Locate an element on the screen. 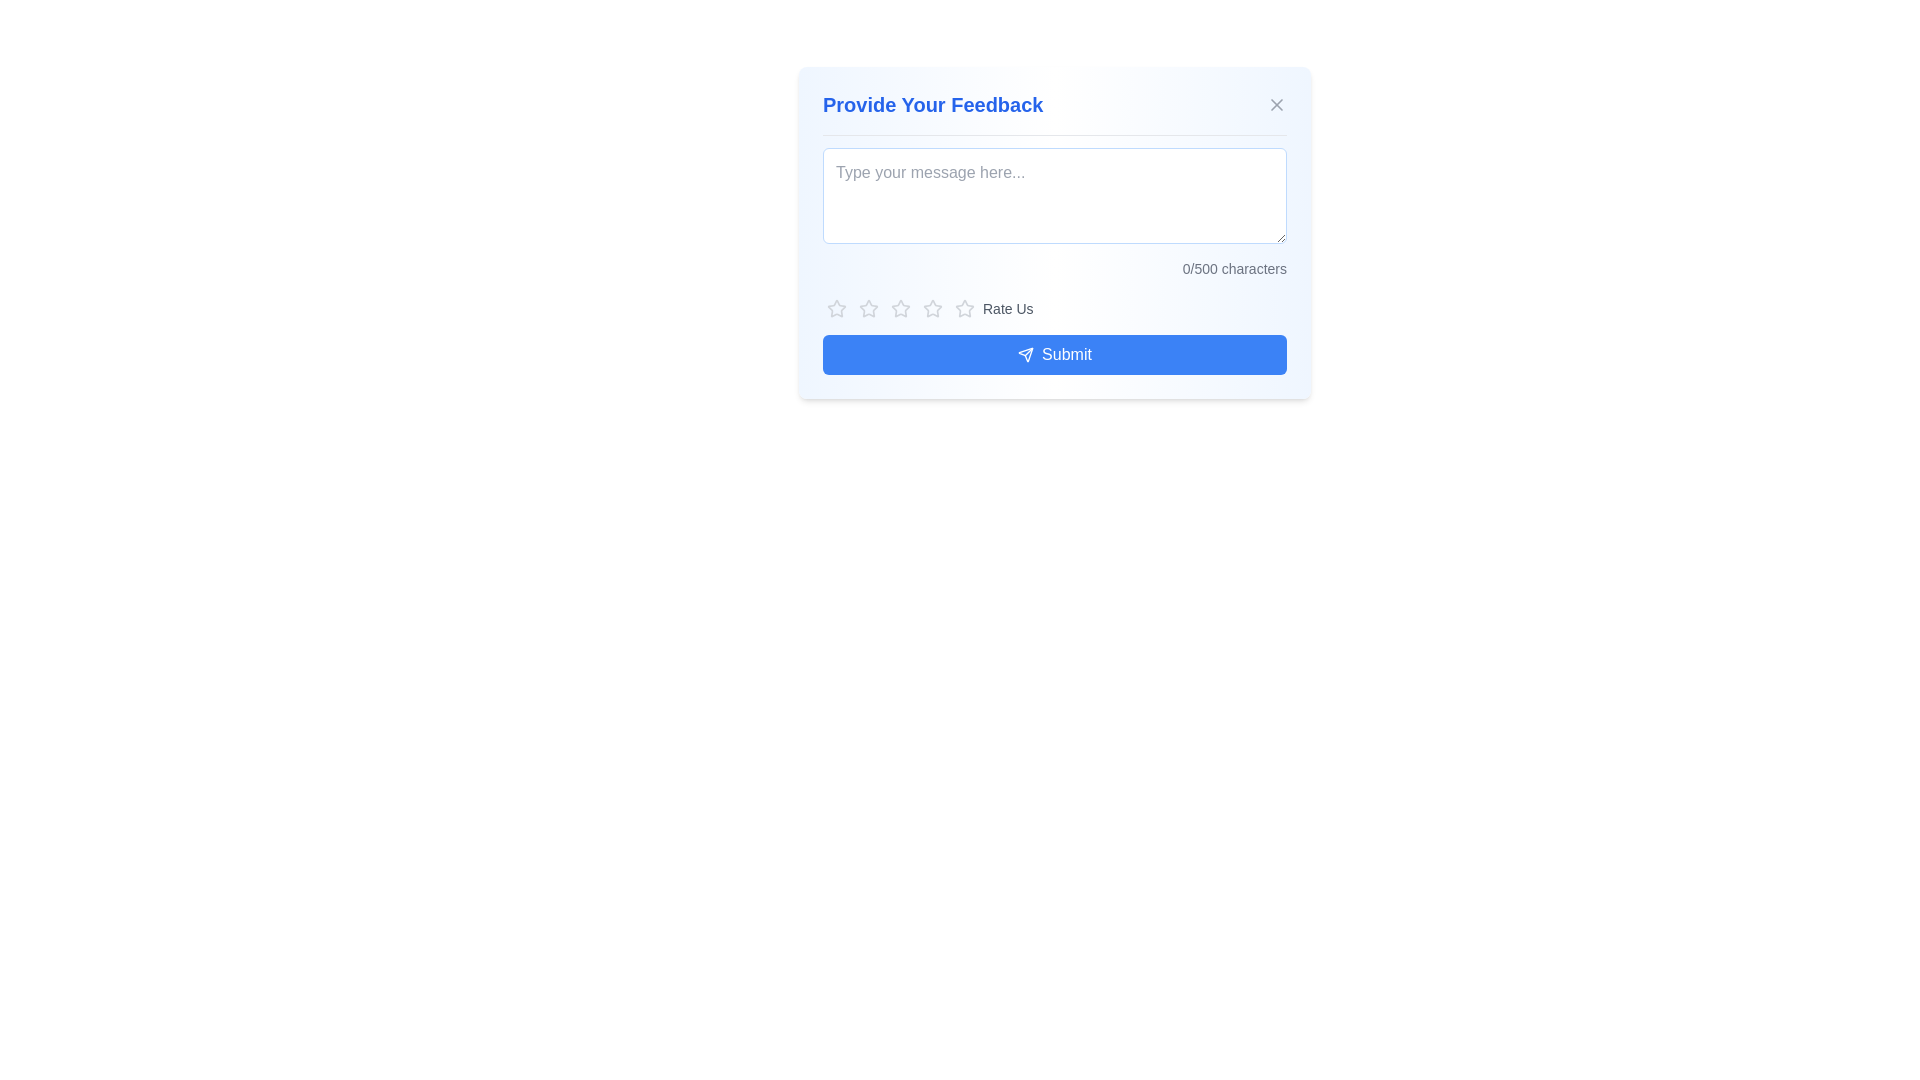 This screenshot has height=1080, width=1920. the fifth star icon in the horizontal sequence for rating purposes is located at coordinates (964, 308).